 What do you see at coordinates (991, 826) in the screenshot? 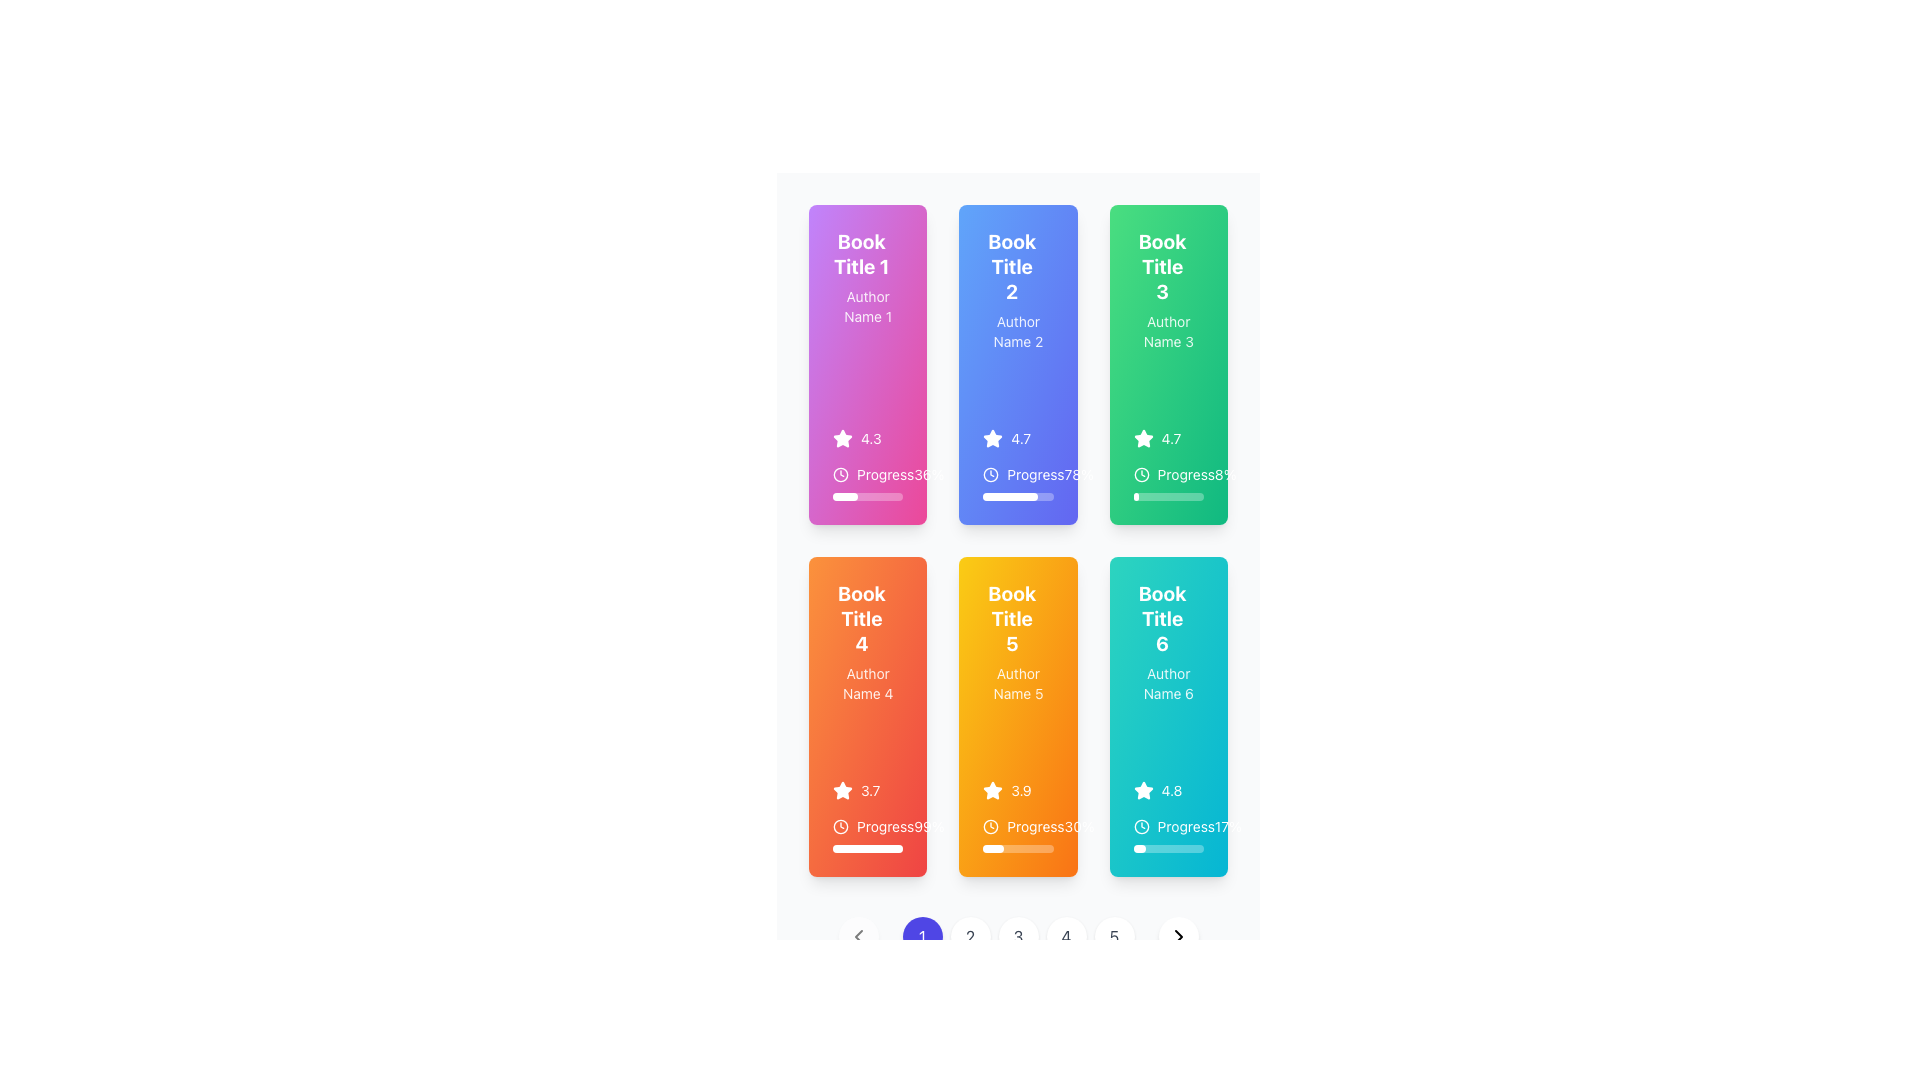
I see `the circular graphic element, which is the circular base of a clock icon located within the fifth card element in the bottom row, middle position` at bounding box center [991, 826].